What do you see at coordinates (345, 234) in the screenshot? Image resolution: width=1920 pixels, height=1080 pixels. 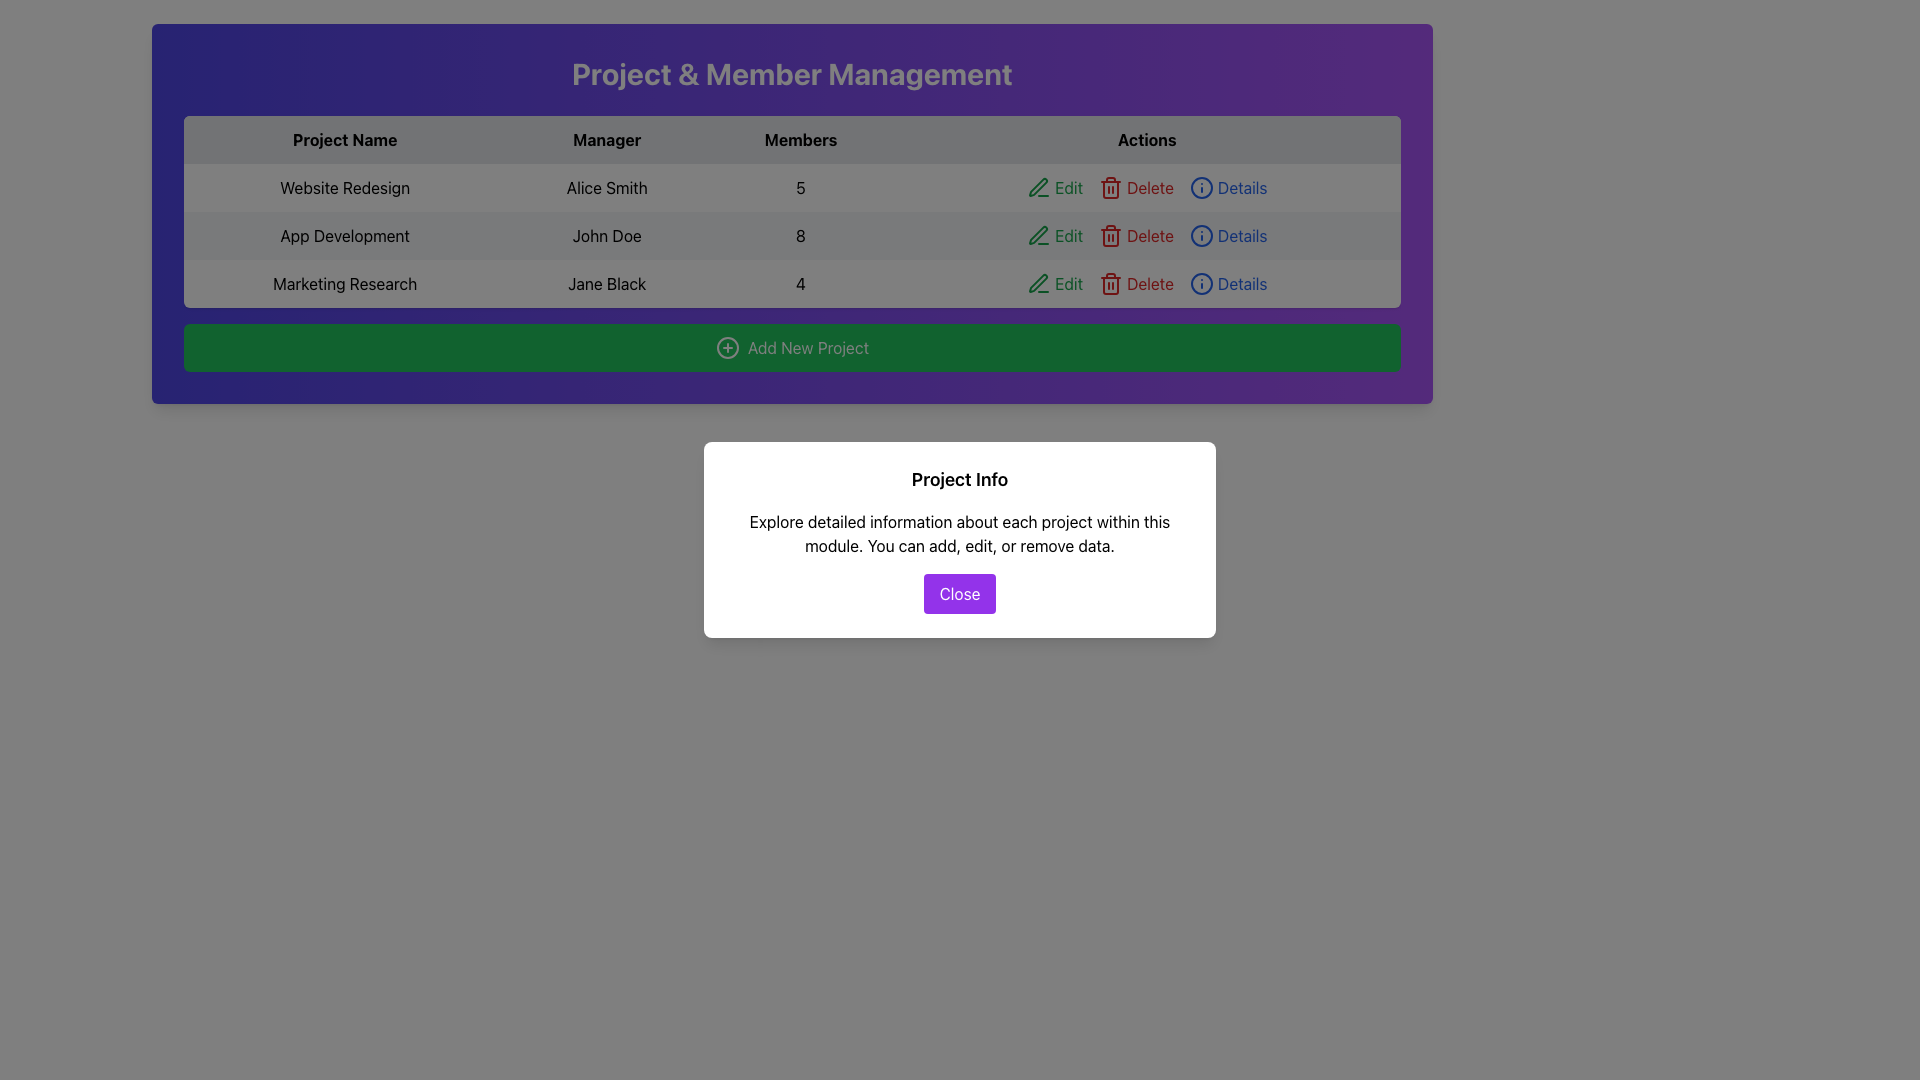 I see `the first cell under the 'Project Name' column in the second row of the table in the 'Project & Member Management' section to identify the project` at bounding box center [345, 234].